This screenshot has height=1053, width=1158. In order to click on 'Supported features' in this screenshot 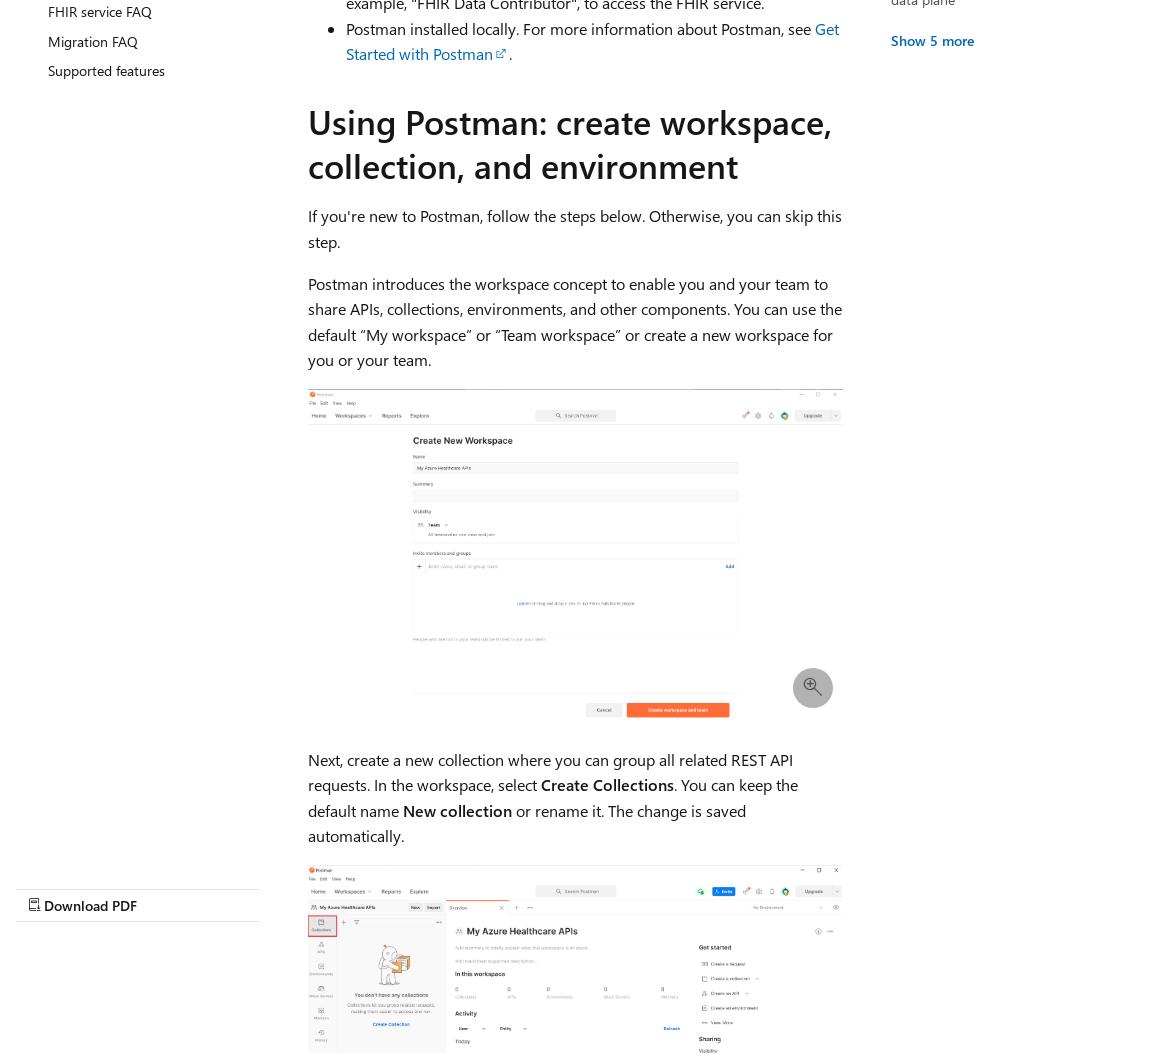, I will do `click(47, 69)`.